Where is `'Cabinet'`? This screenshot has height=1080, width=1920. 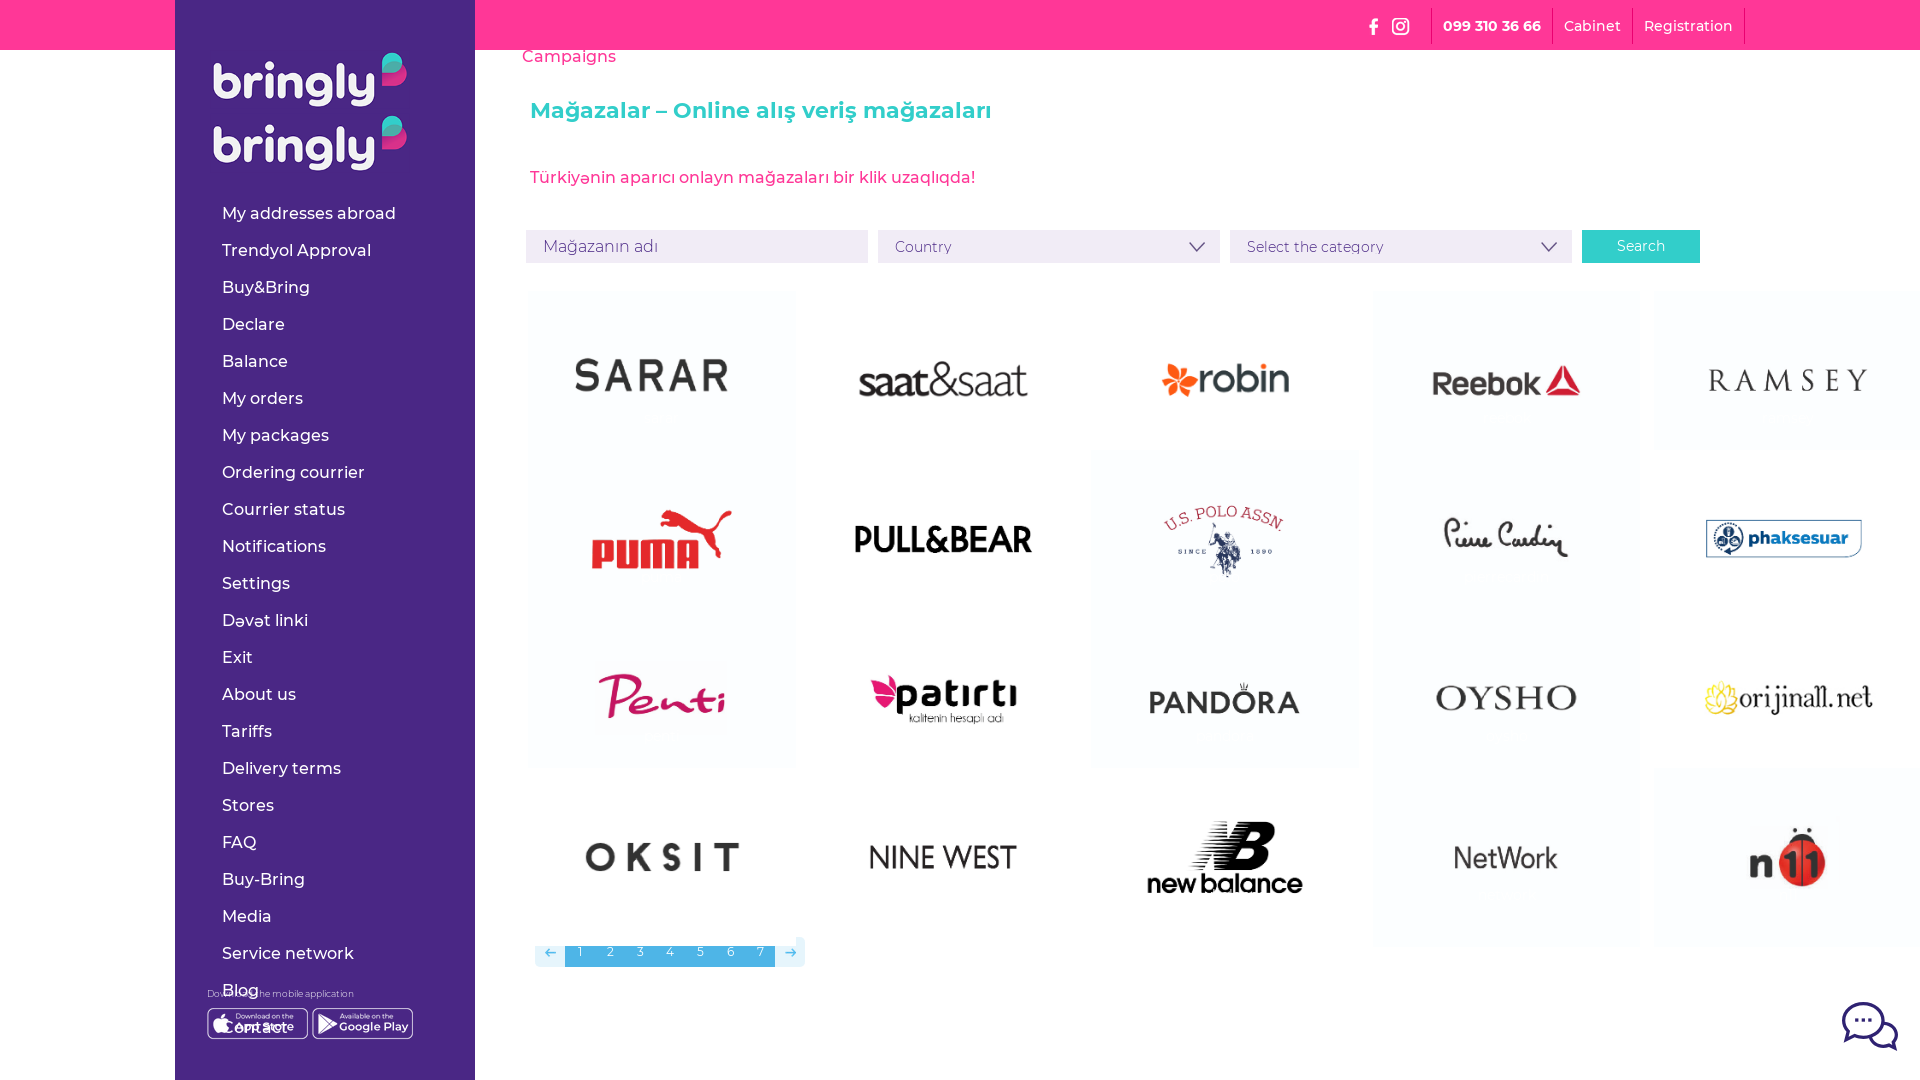
'Cabinet' is located at coordinates (1591, 26).